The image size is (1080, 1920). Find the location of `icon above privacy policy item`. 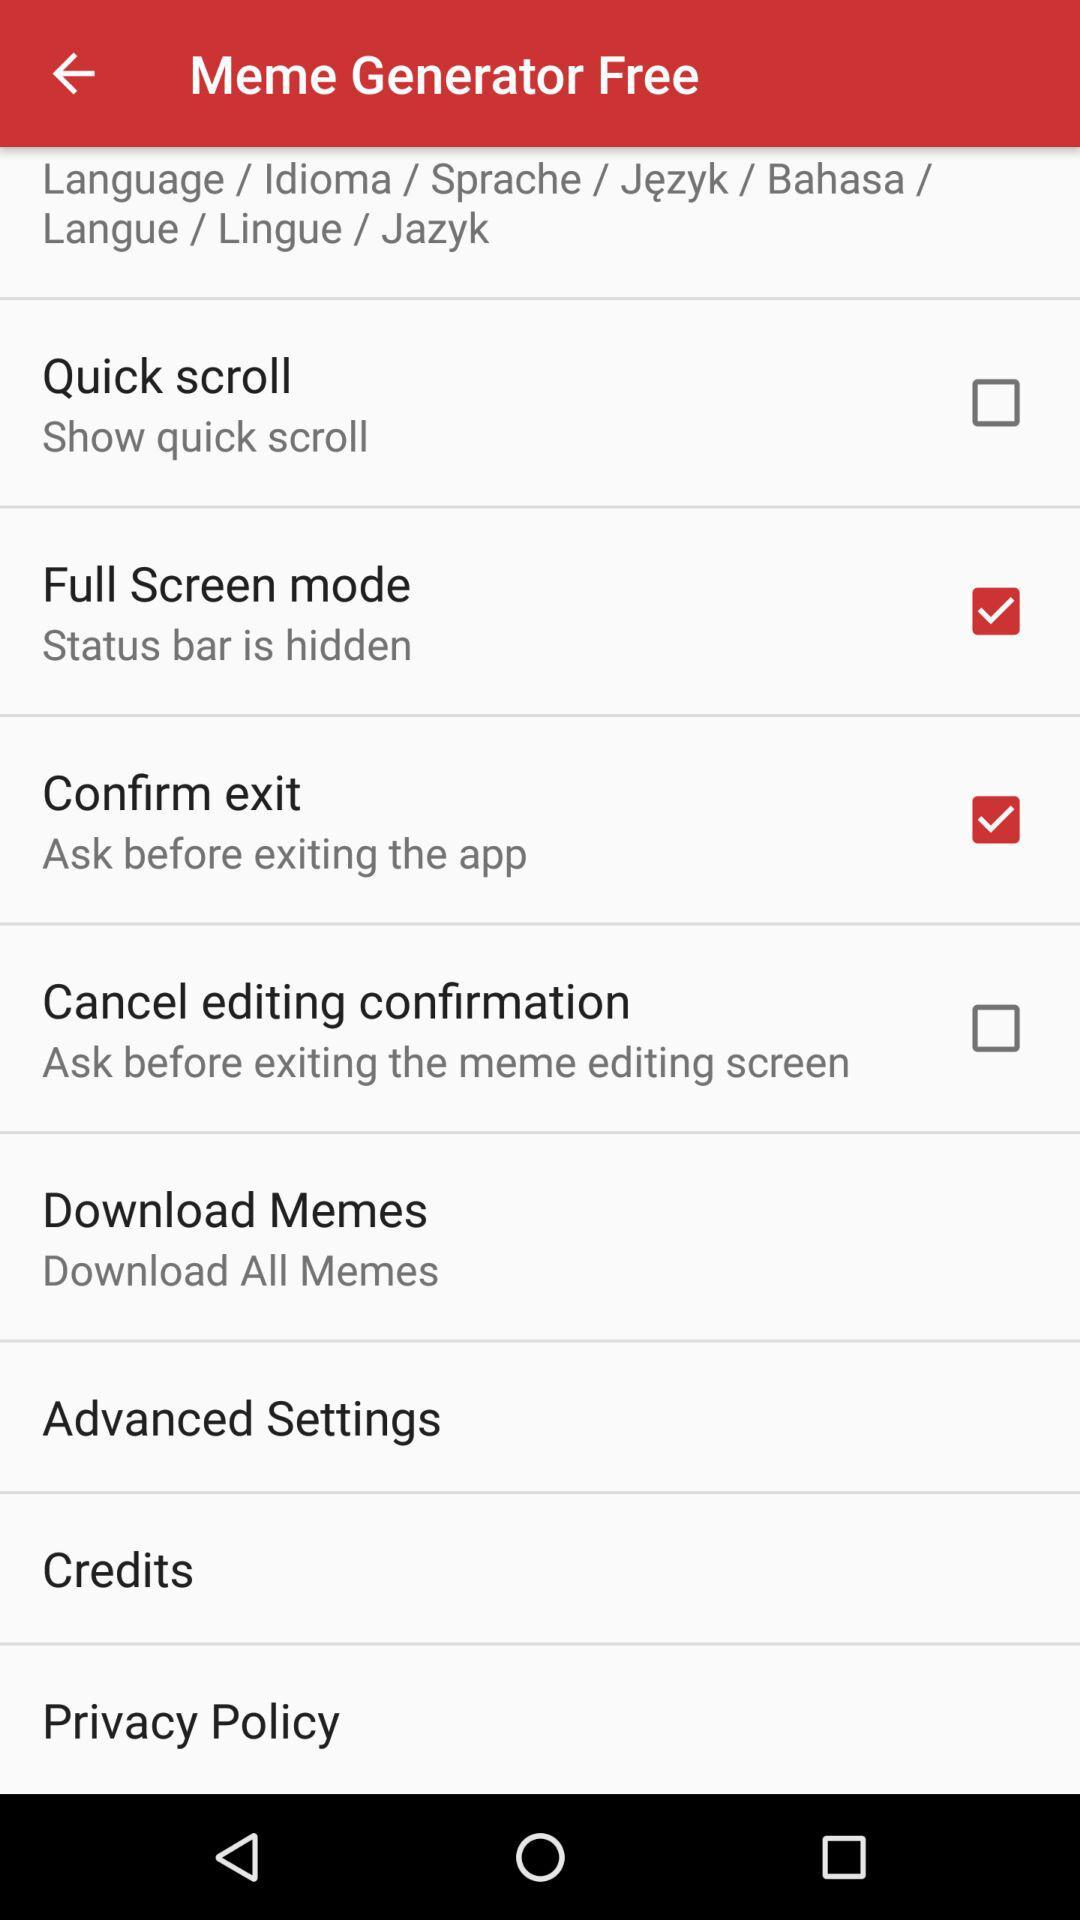

icon above privacy policy item is located at coordinates (118, 1567).